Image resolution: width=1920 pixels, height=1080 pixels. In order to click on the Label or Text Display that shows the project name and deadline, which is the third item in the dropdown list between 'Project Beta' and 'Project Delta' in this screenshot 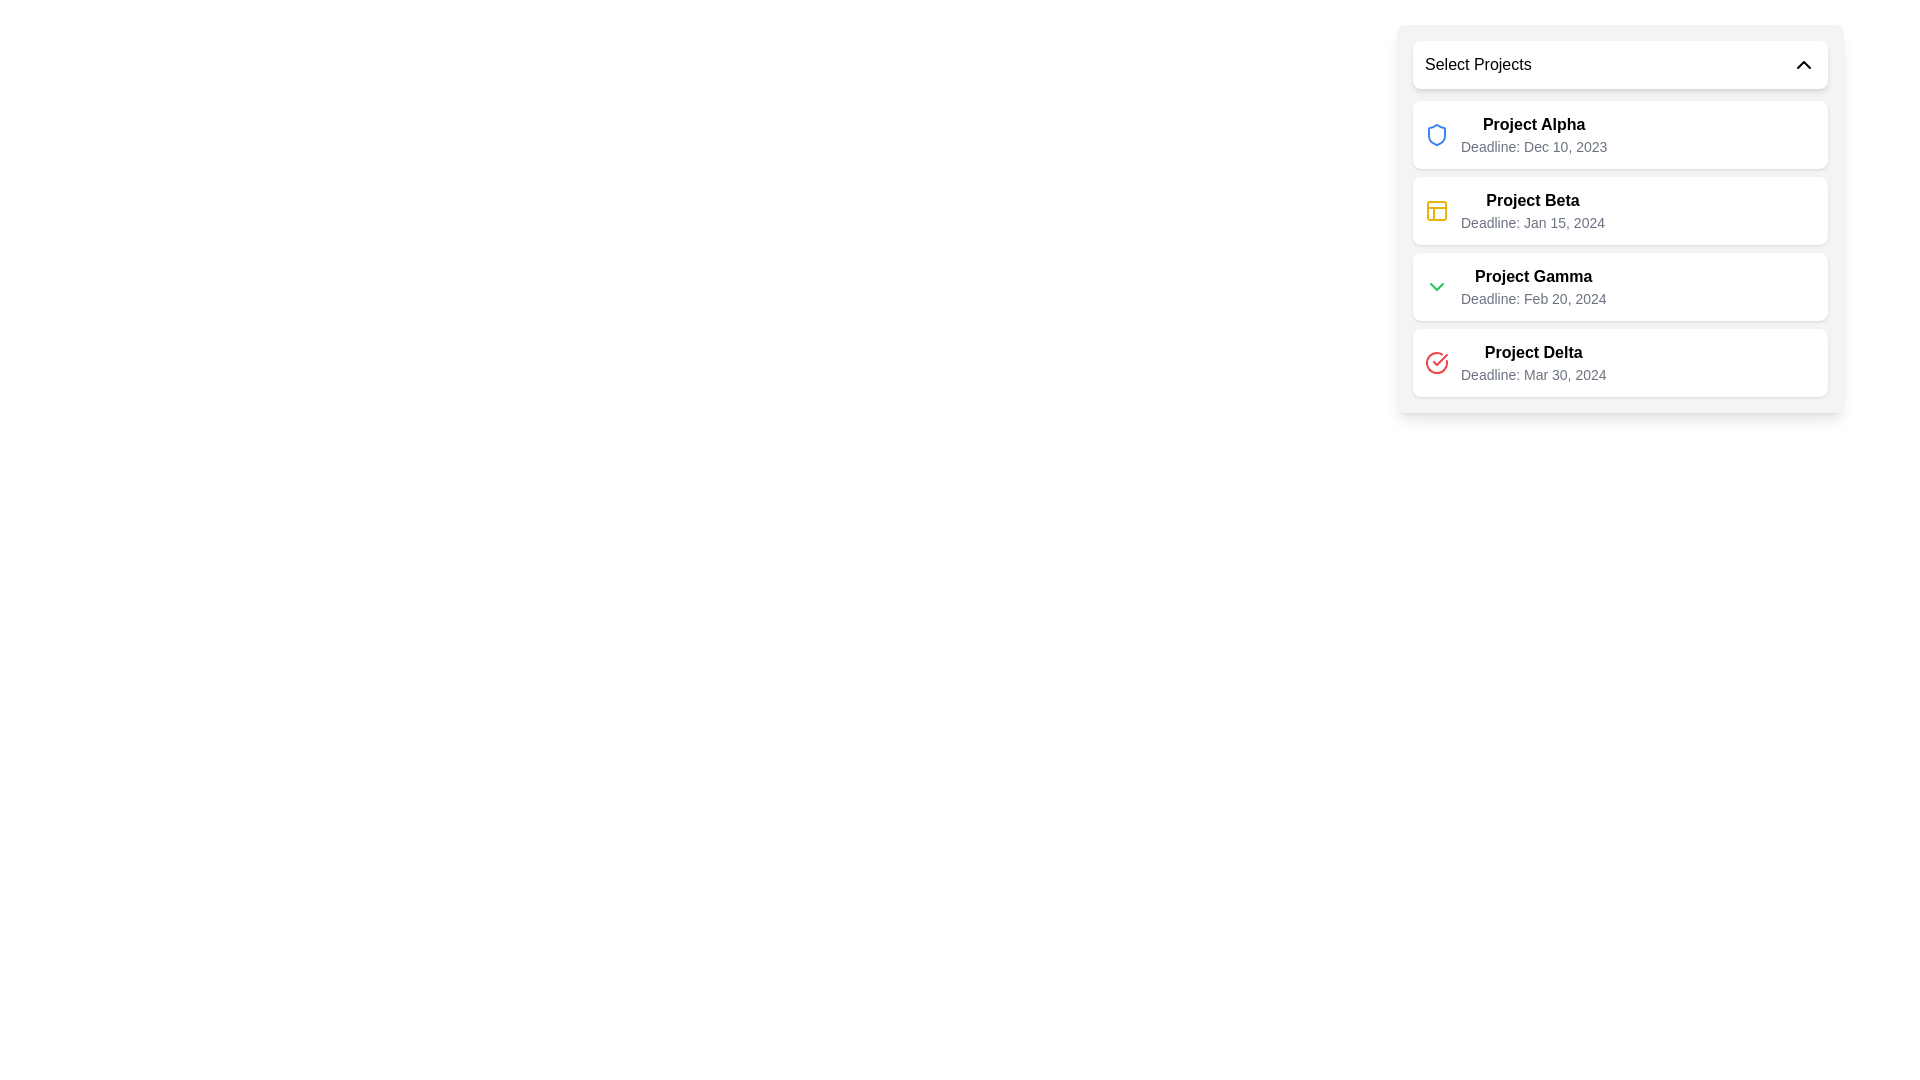, I will do `click(1532, 286)`.